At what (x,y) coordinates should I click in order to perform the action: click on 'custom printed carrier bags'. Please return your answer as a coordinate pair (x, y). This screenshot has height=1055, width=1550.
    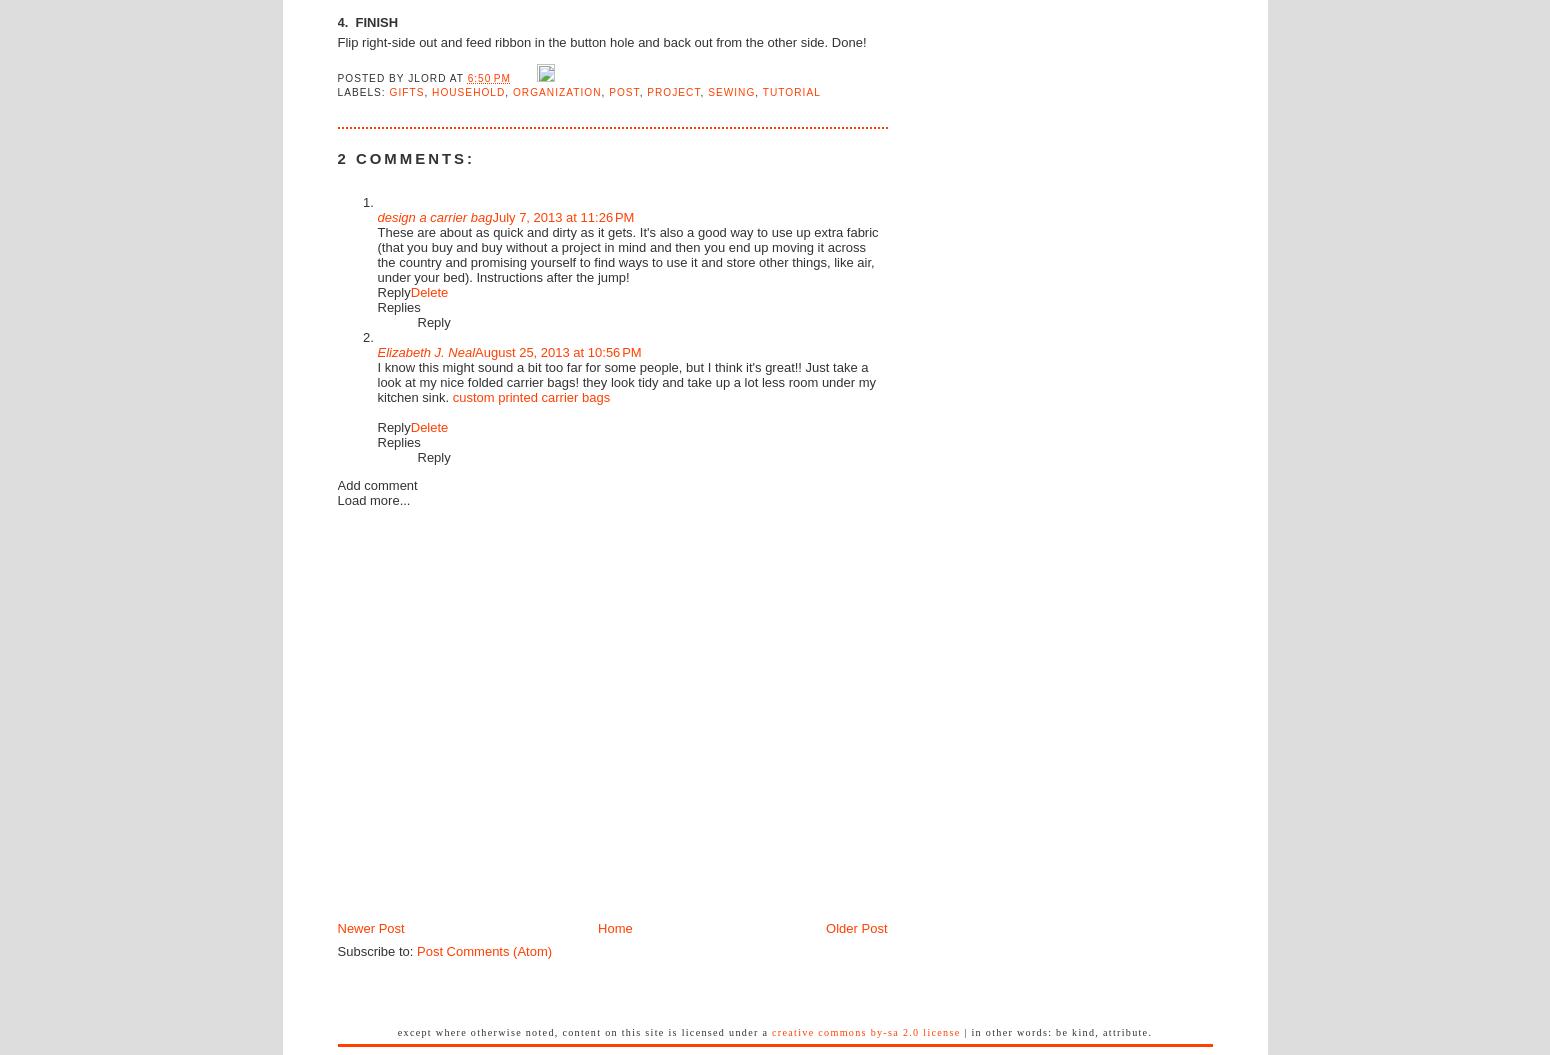
    Looking at the image, I should click on (530, 396).